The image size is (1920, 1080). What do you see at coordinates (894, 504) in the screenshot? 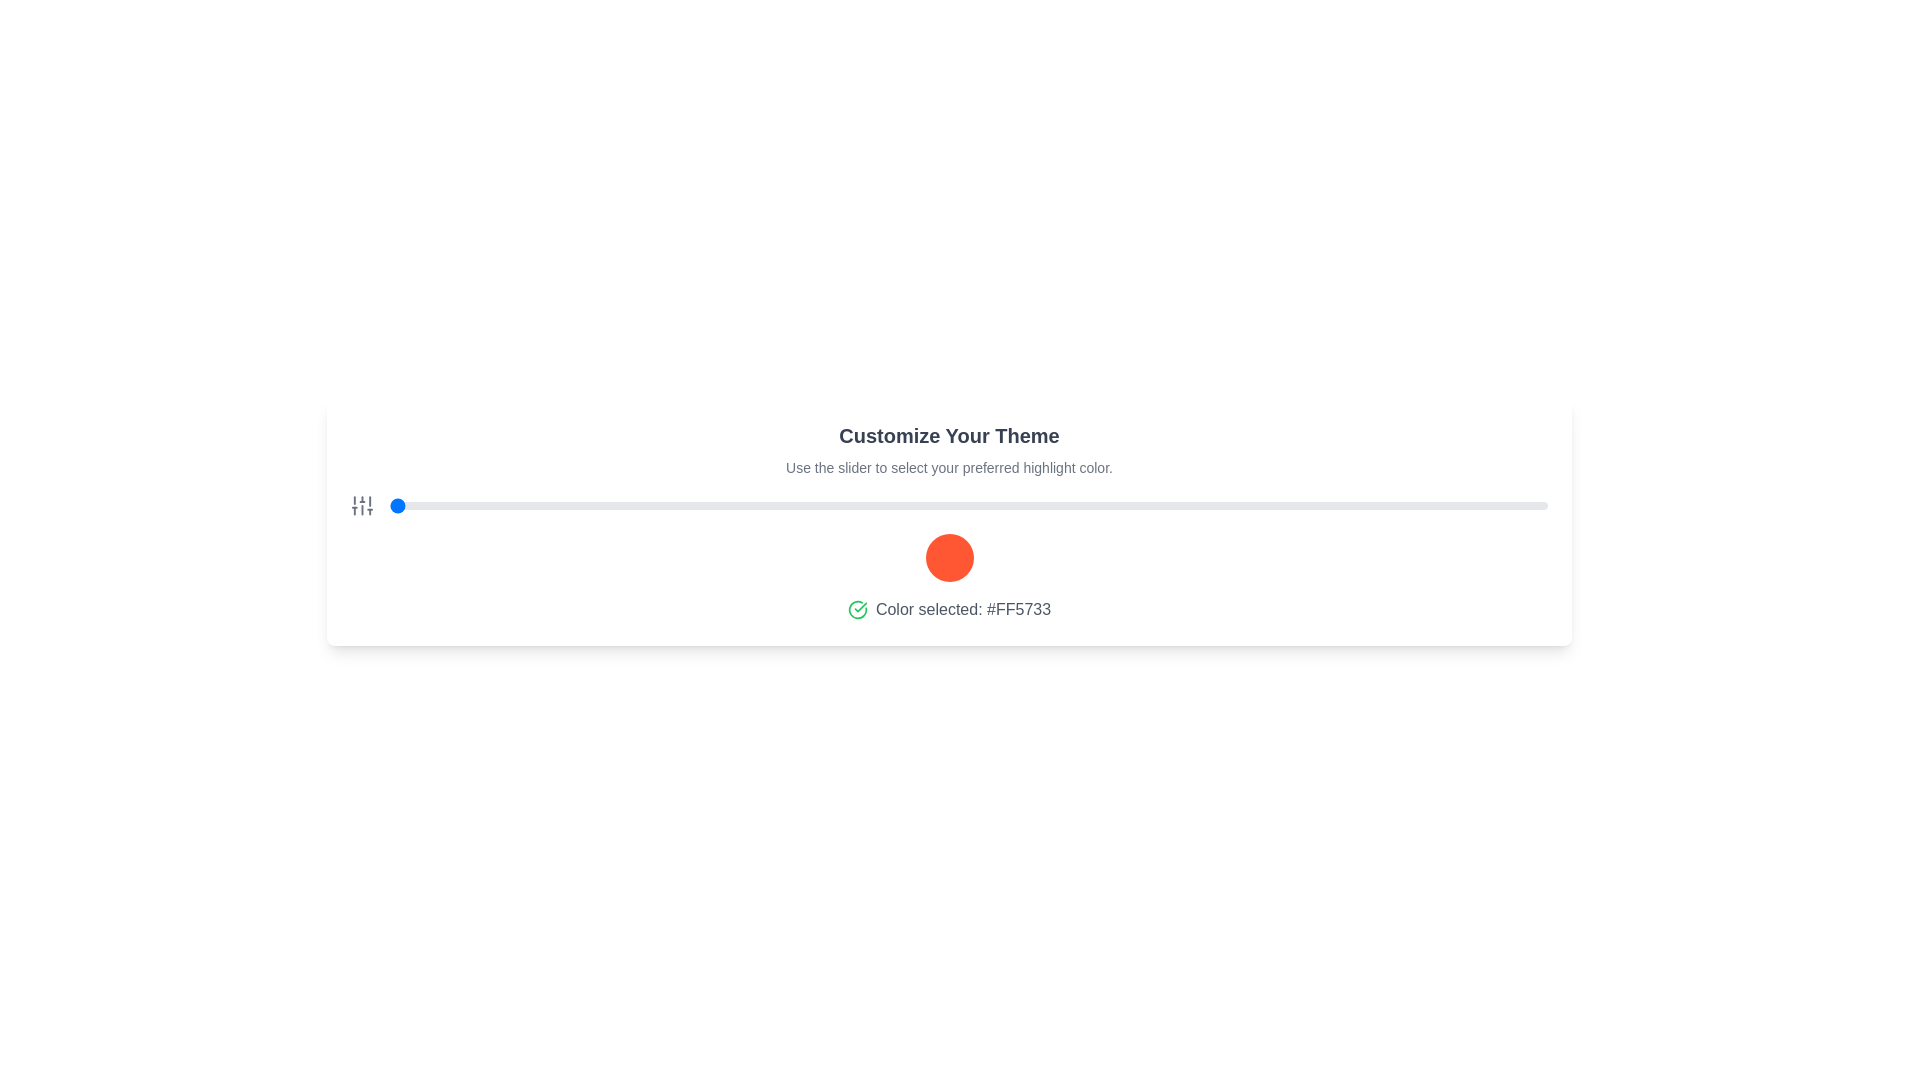
I see `the slider value` at bounding box center [894, 504].